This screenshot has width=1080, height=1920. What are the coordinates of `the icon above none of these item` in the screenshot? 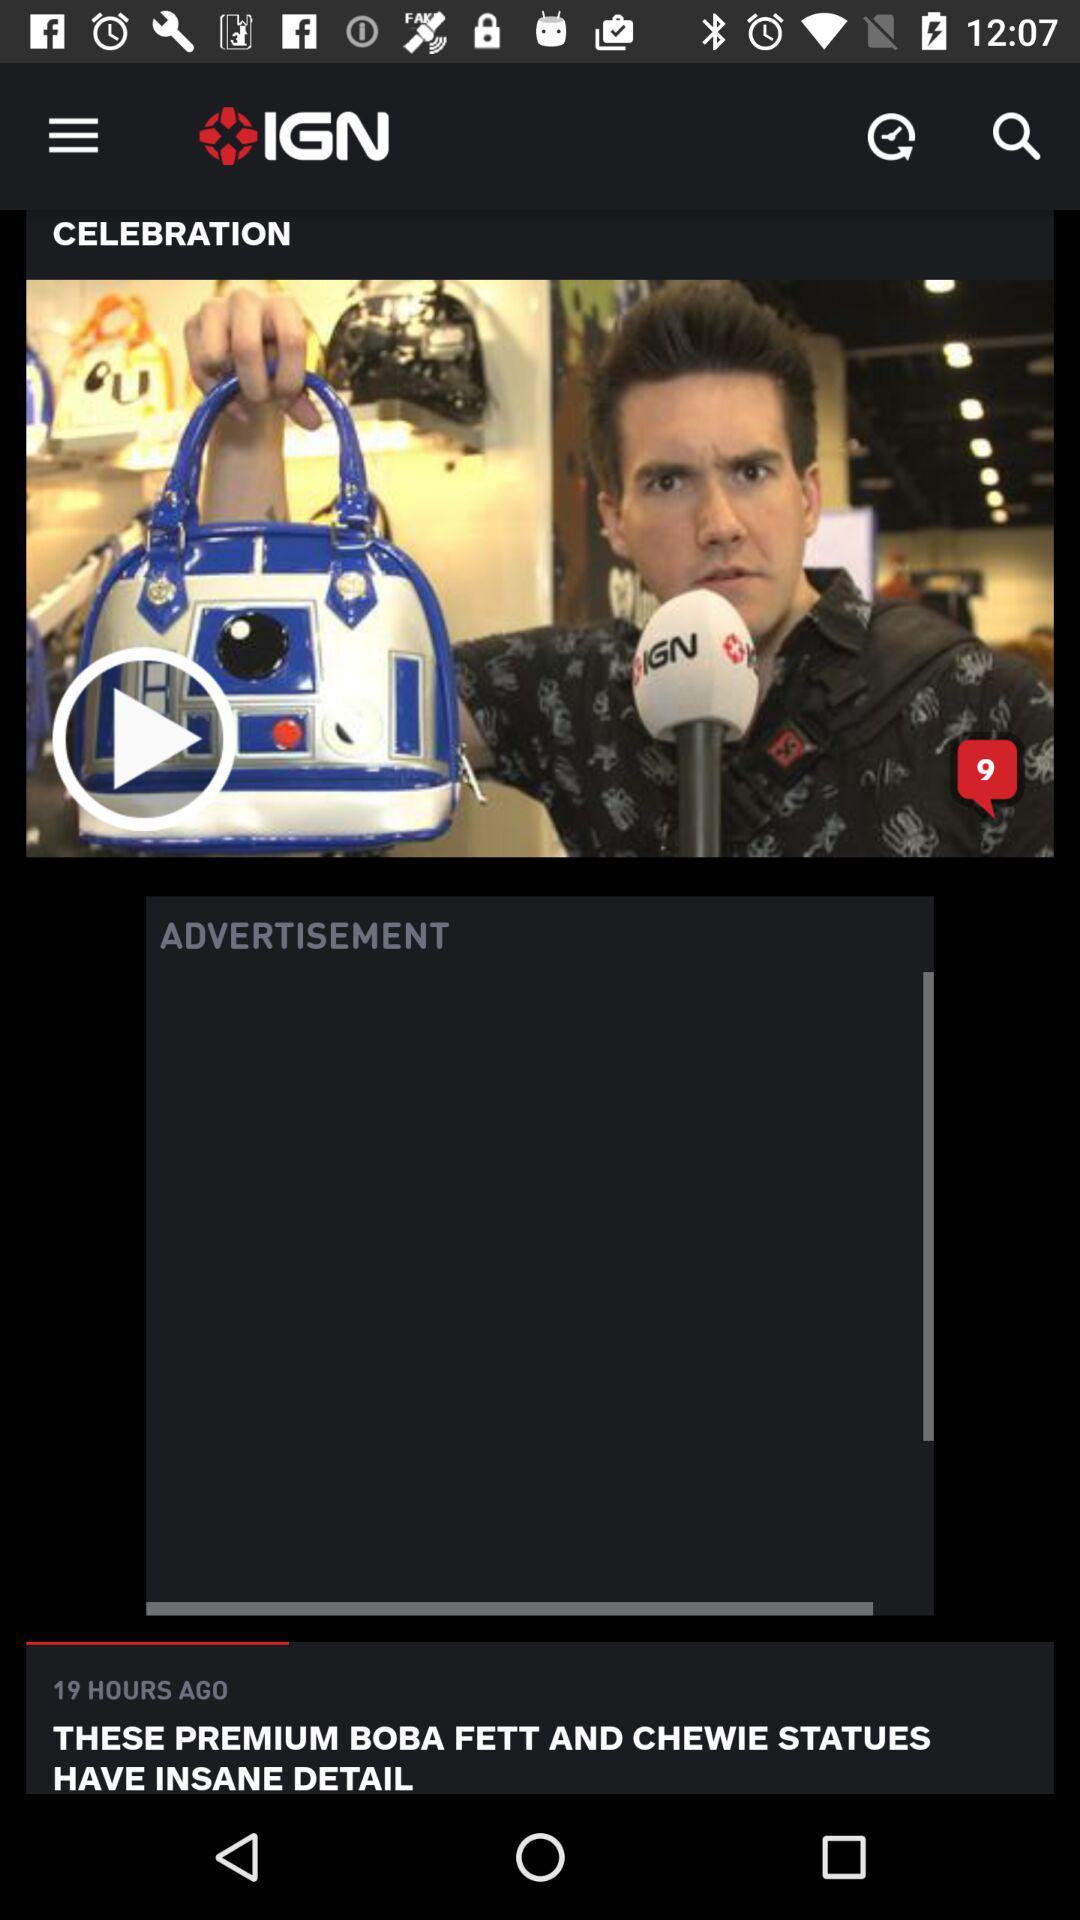 It's located at (72, 135).